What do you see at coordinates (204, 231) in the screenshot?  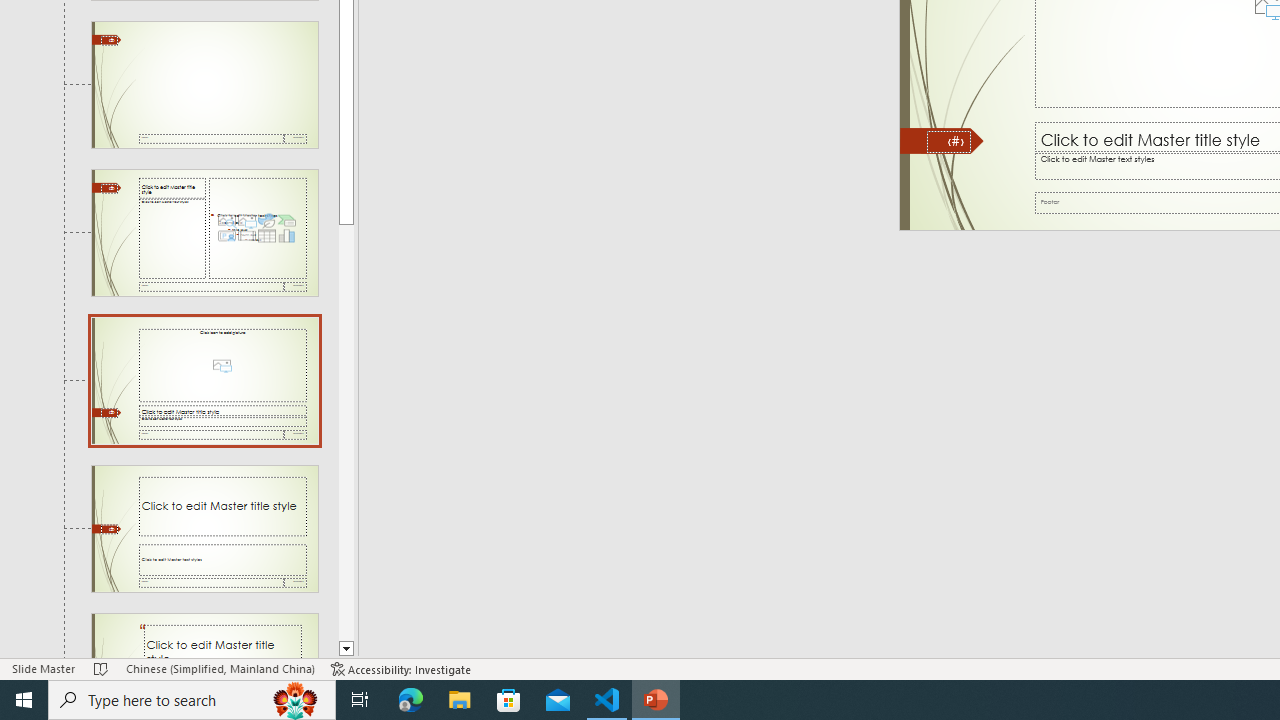 I see `'Slide Content with Caption Layout: used by no slides'` at bounding box center [204, 231].